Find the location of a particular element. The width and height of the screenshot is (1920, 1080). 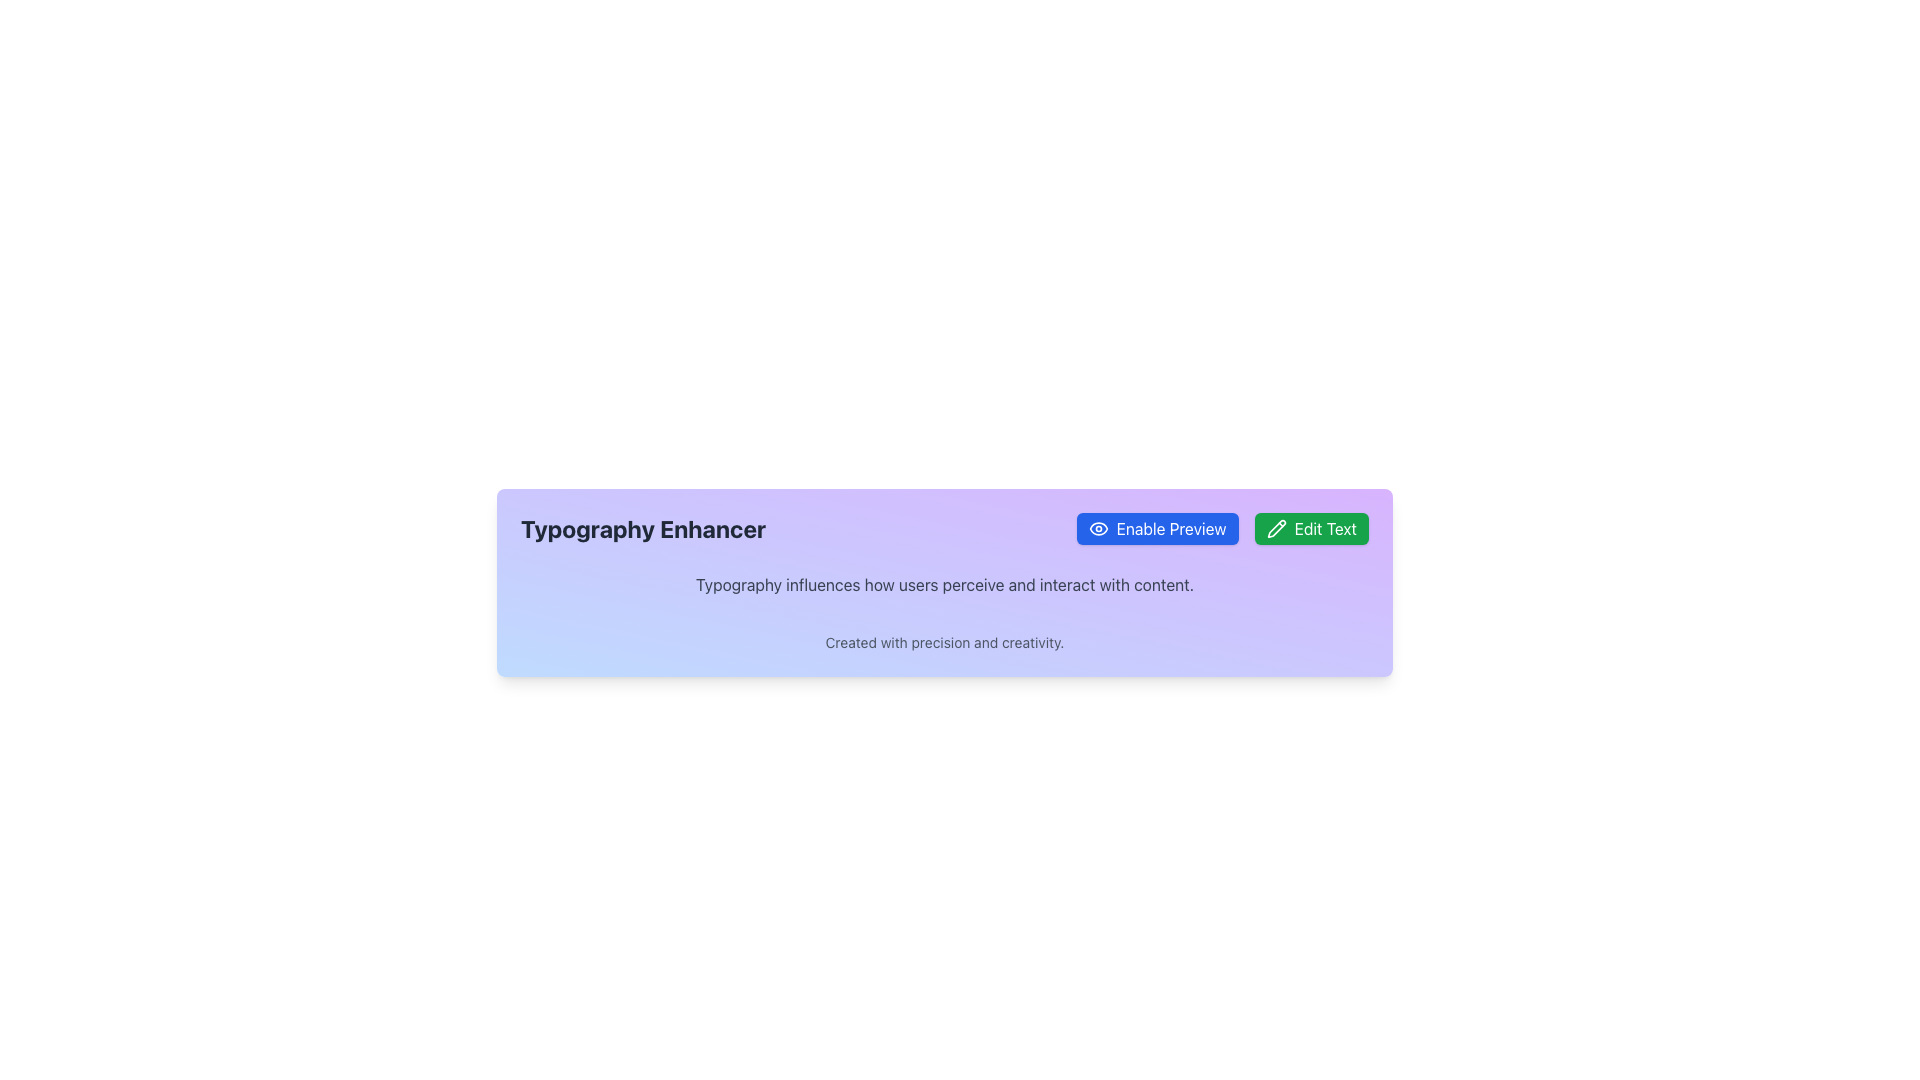

the pencil icon located is located at coordinates (1275, 527).